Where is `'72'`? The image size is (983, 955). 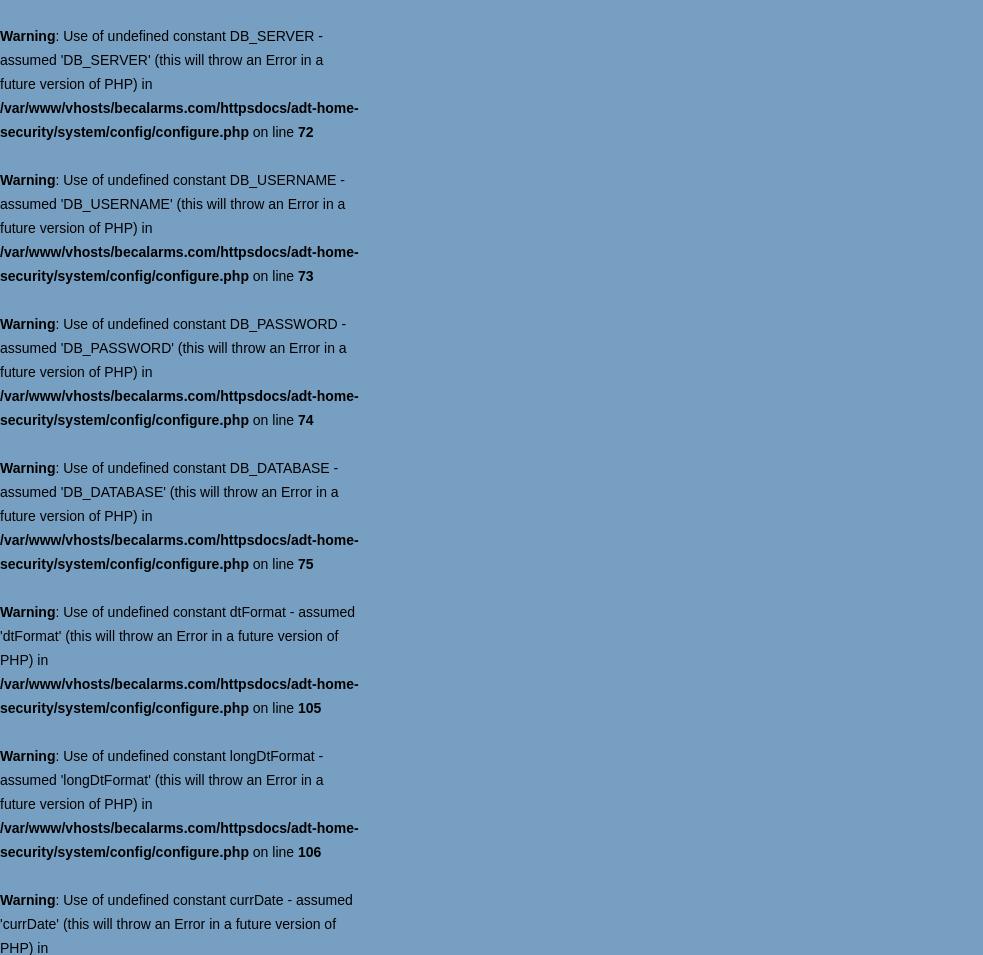 '72' is located at coordinates (305, 130).